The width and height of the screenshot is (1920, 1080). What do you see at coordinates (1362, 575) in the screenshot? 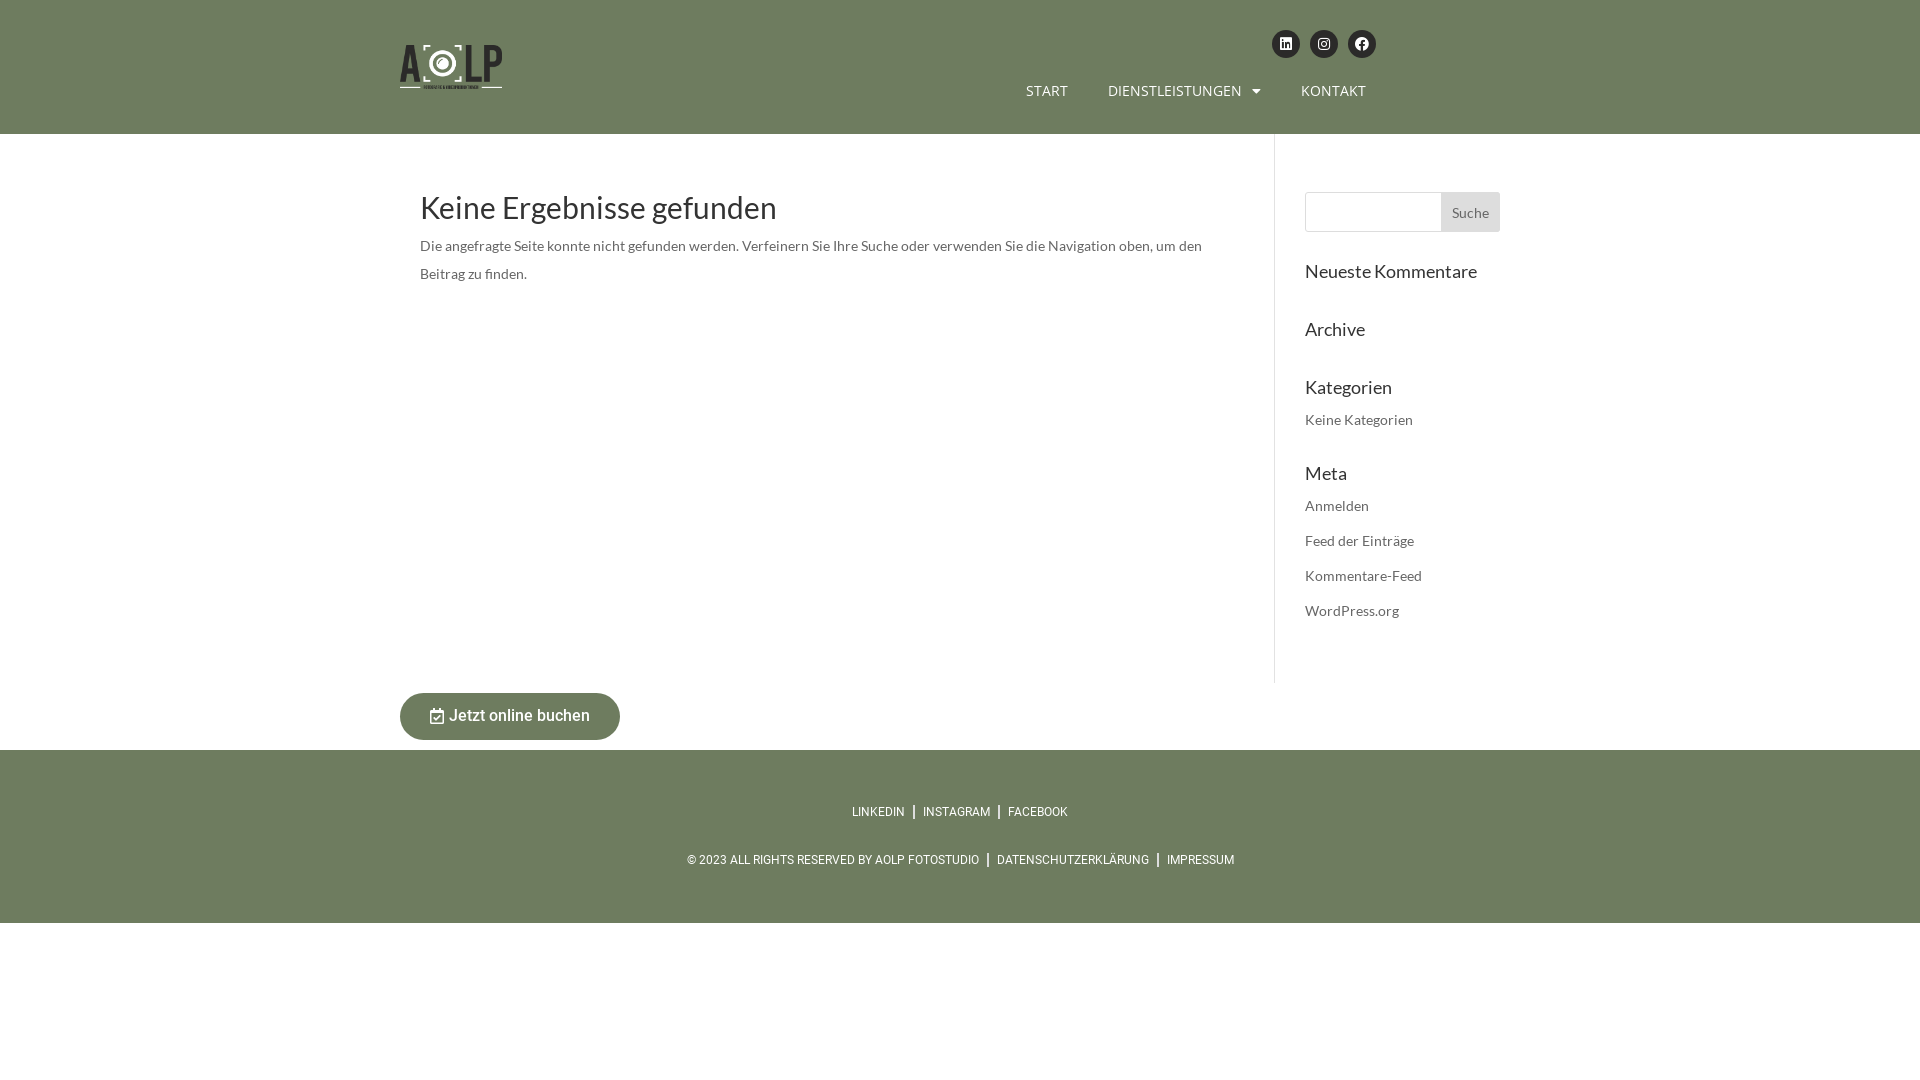
I see `'Kommentare-Feed'` at bounding box center [1362, 575].